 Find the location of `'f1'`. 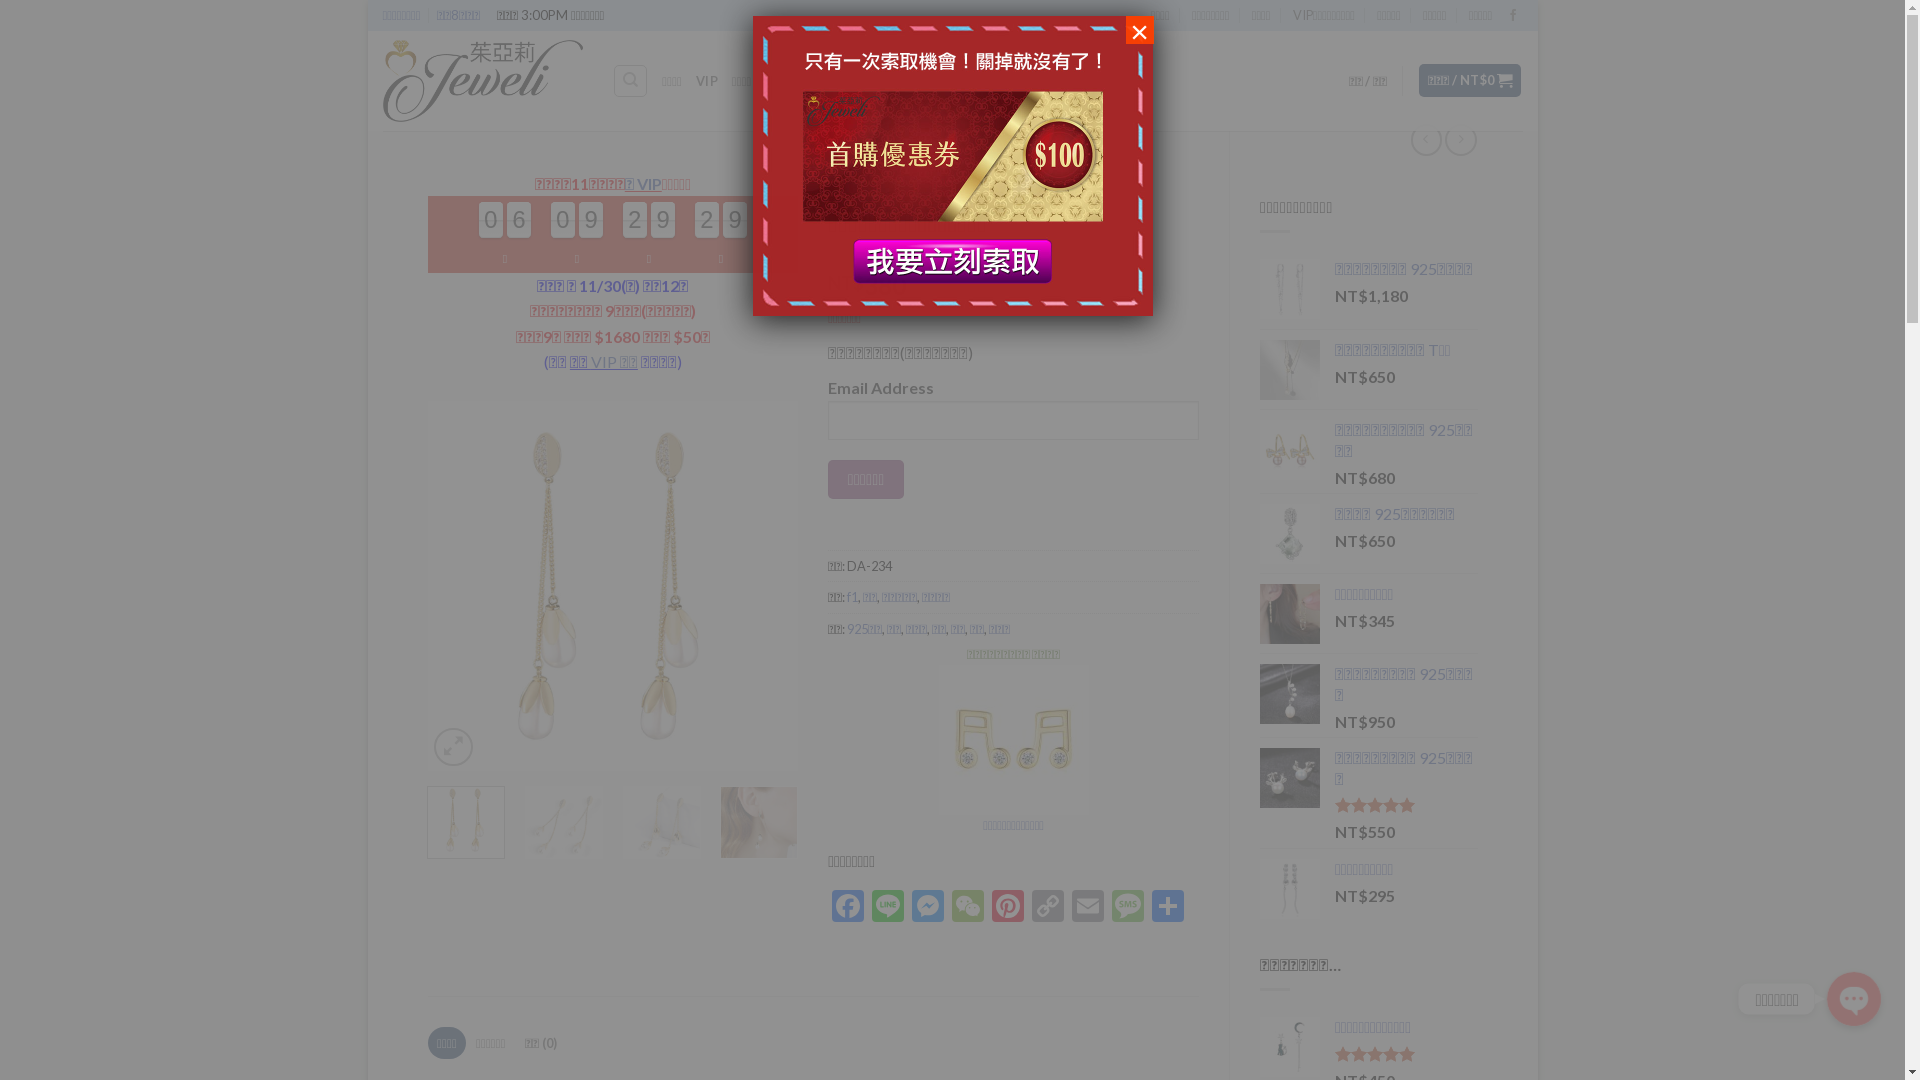

'f1' is located at coordinates (852, 596).